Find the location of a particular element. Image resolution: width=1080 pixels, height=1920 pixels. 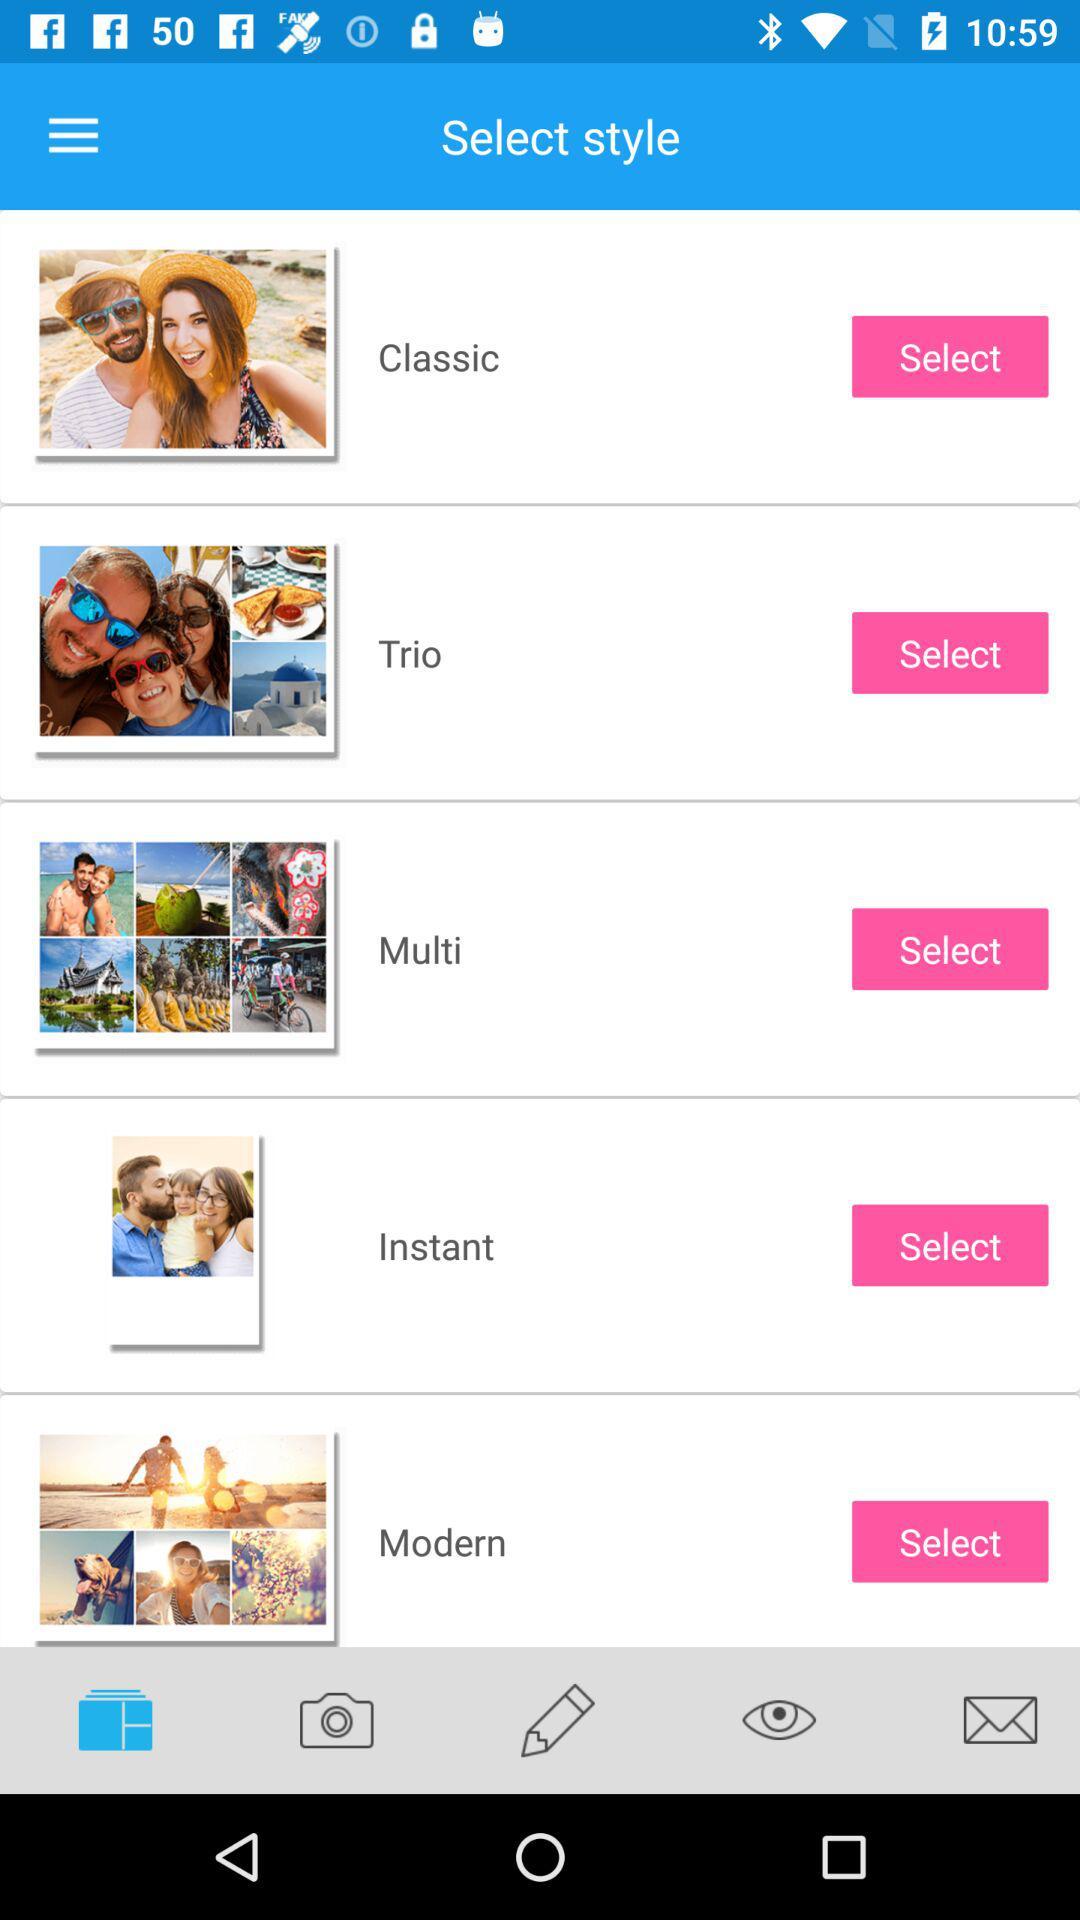

the icon next to select style is located at coordinates (72, 135).